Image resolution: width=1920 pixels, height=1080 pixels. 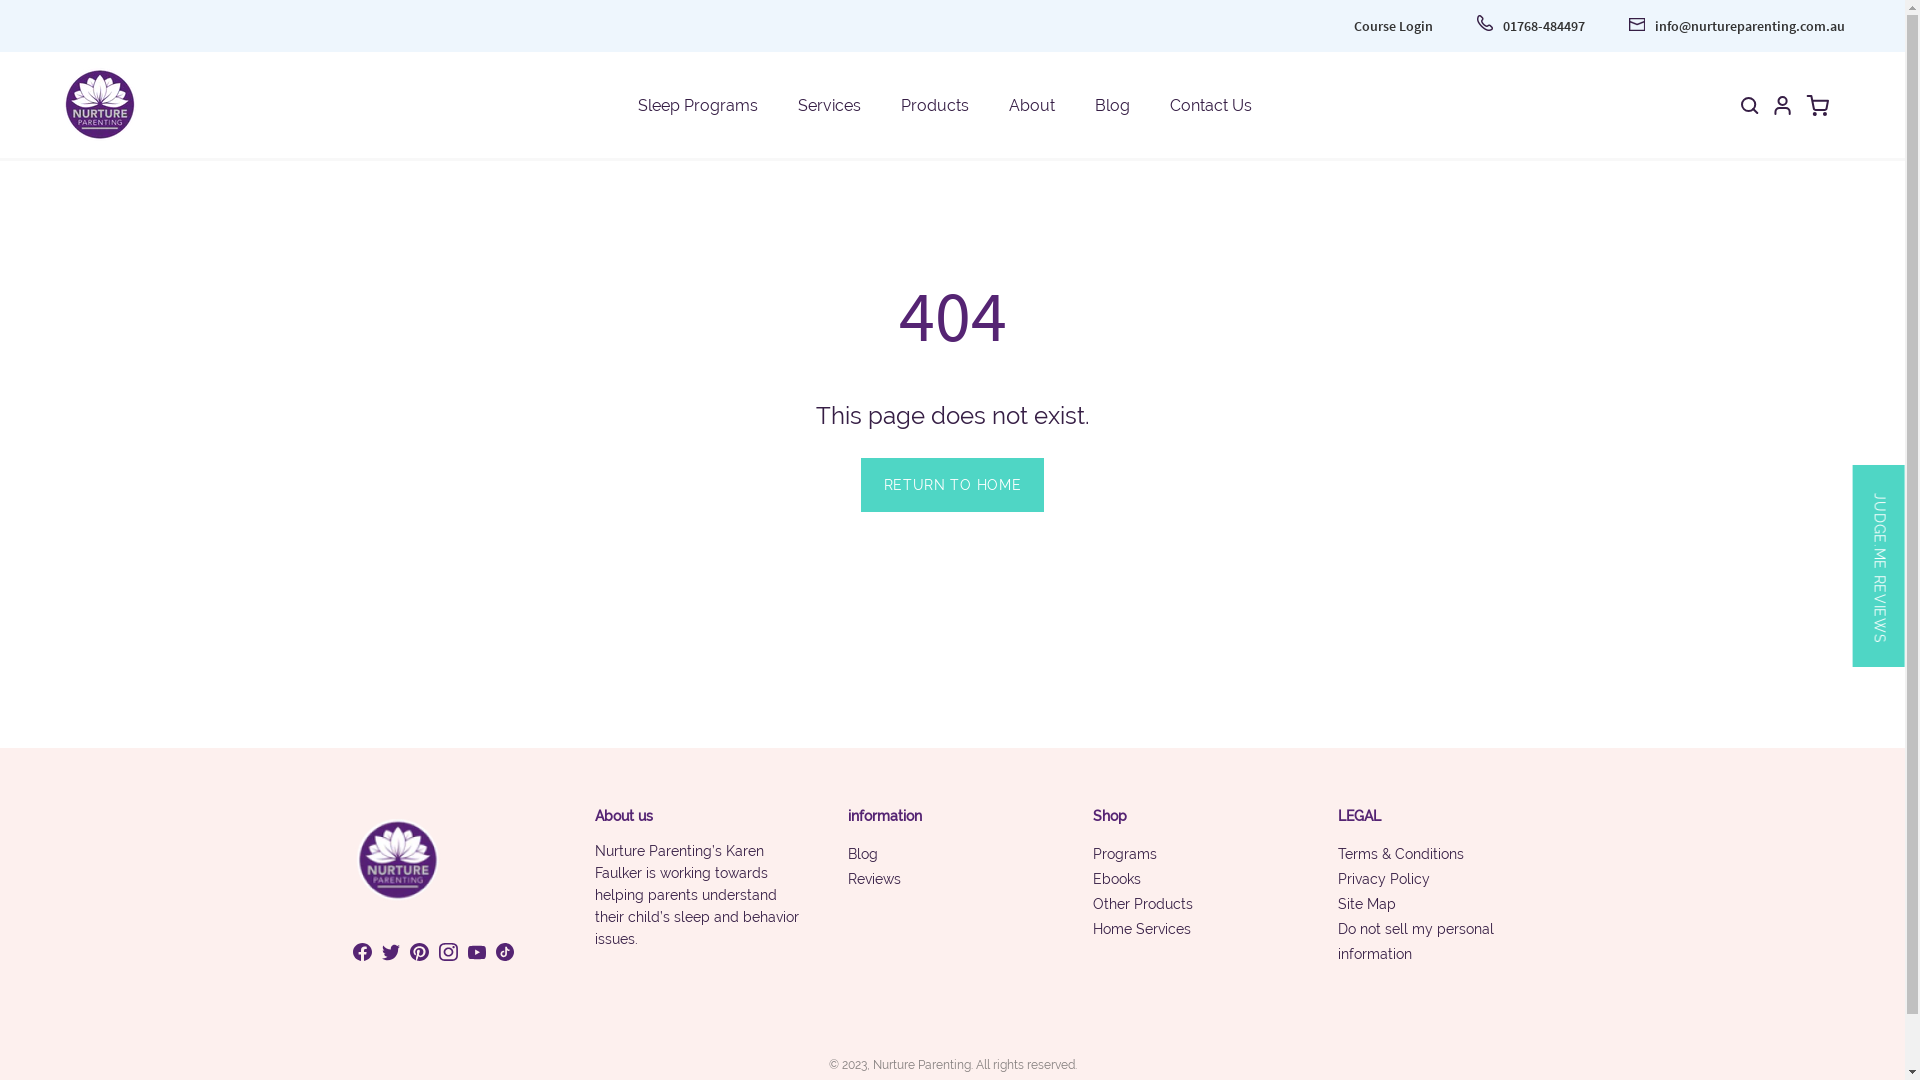 What do you see at coordinates (1209, 104) in the screenshot?
I see `'Contact Us'` at bounding box center [1209, 104].